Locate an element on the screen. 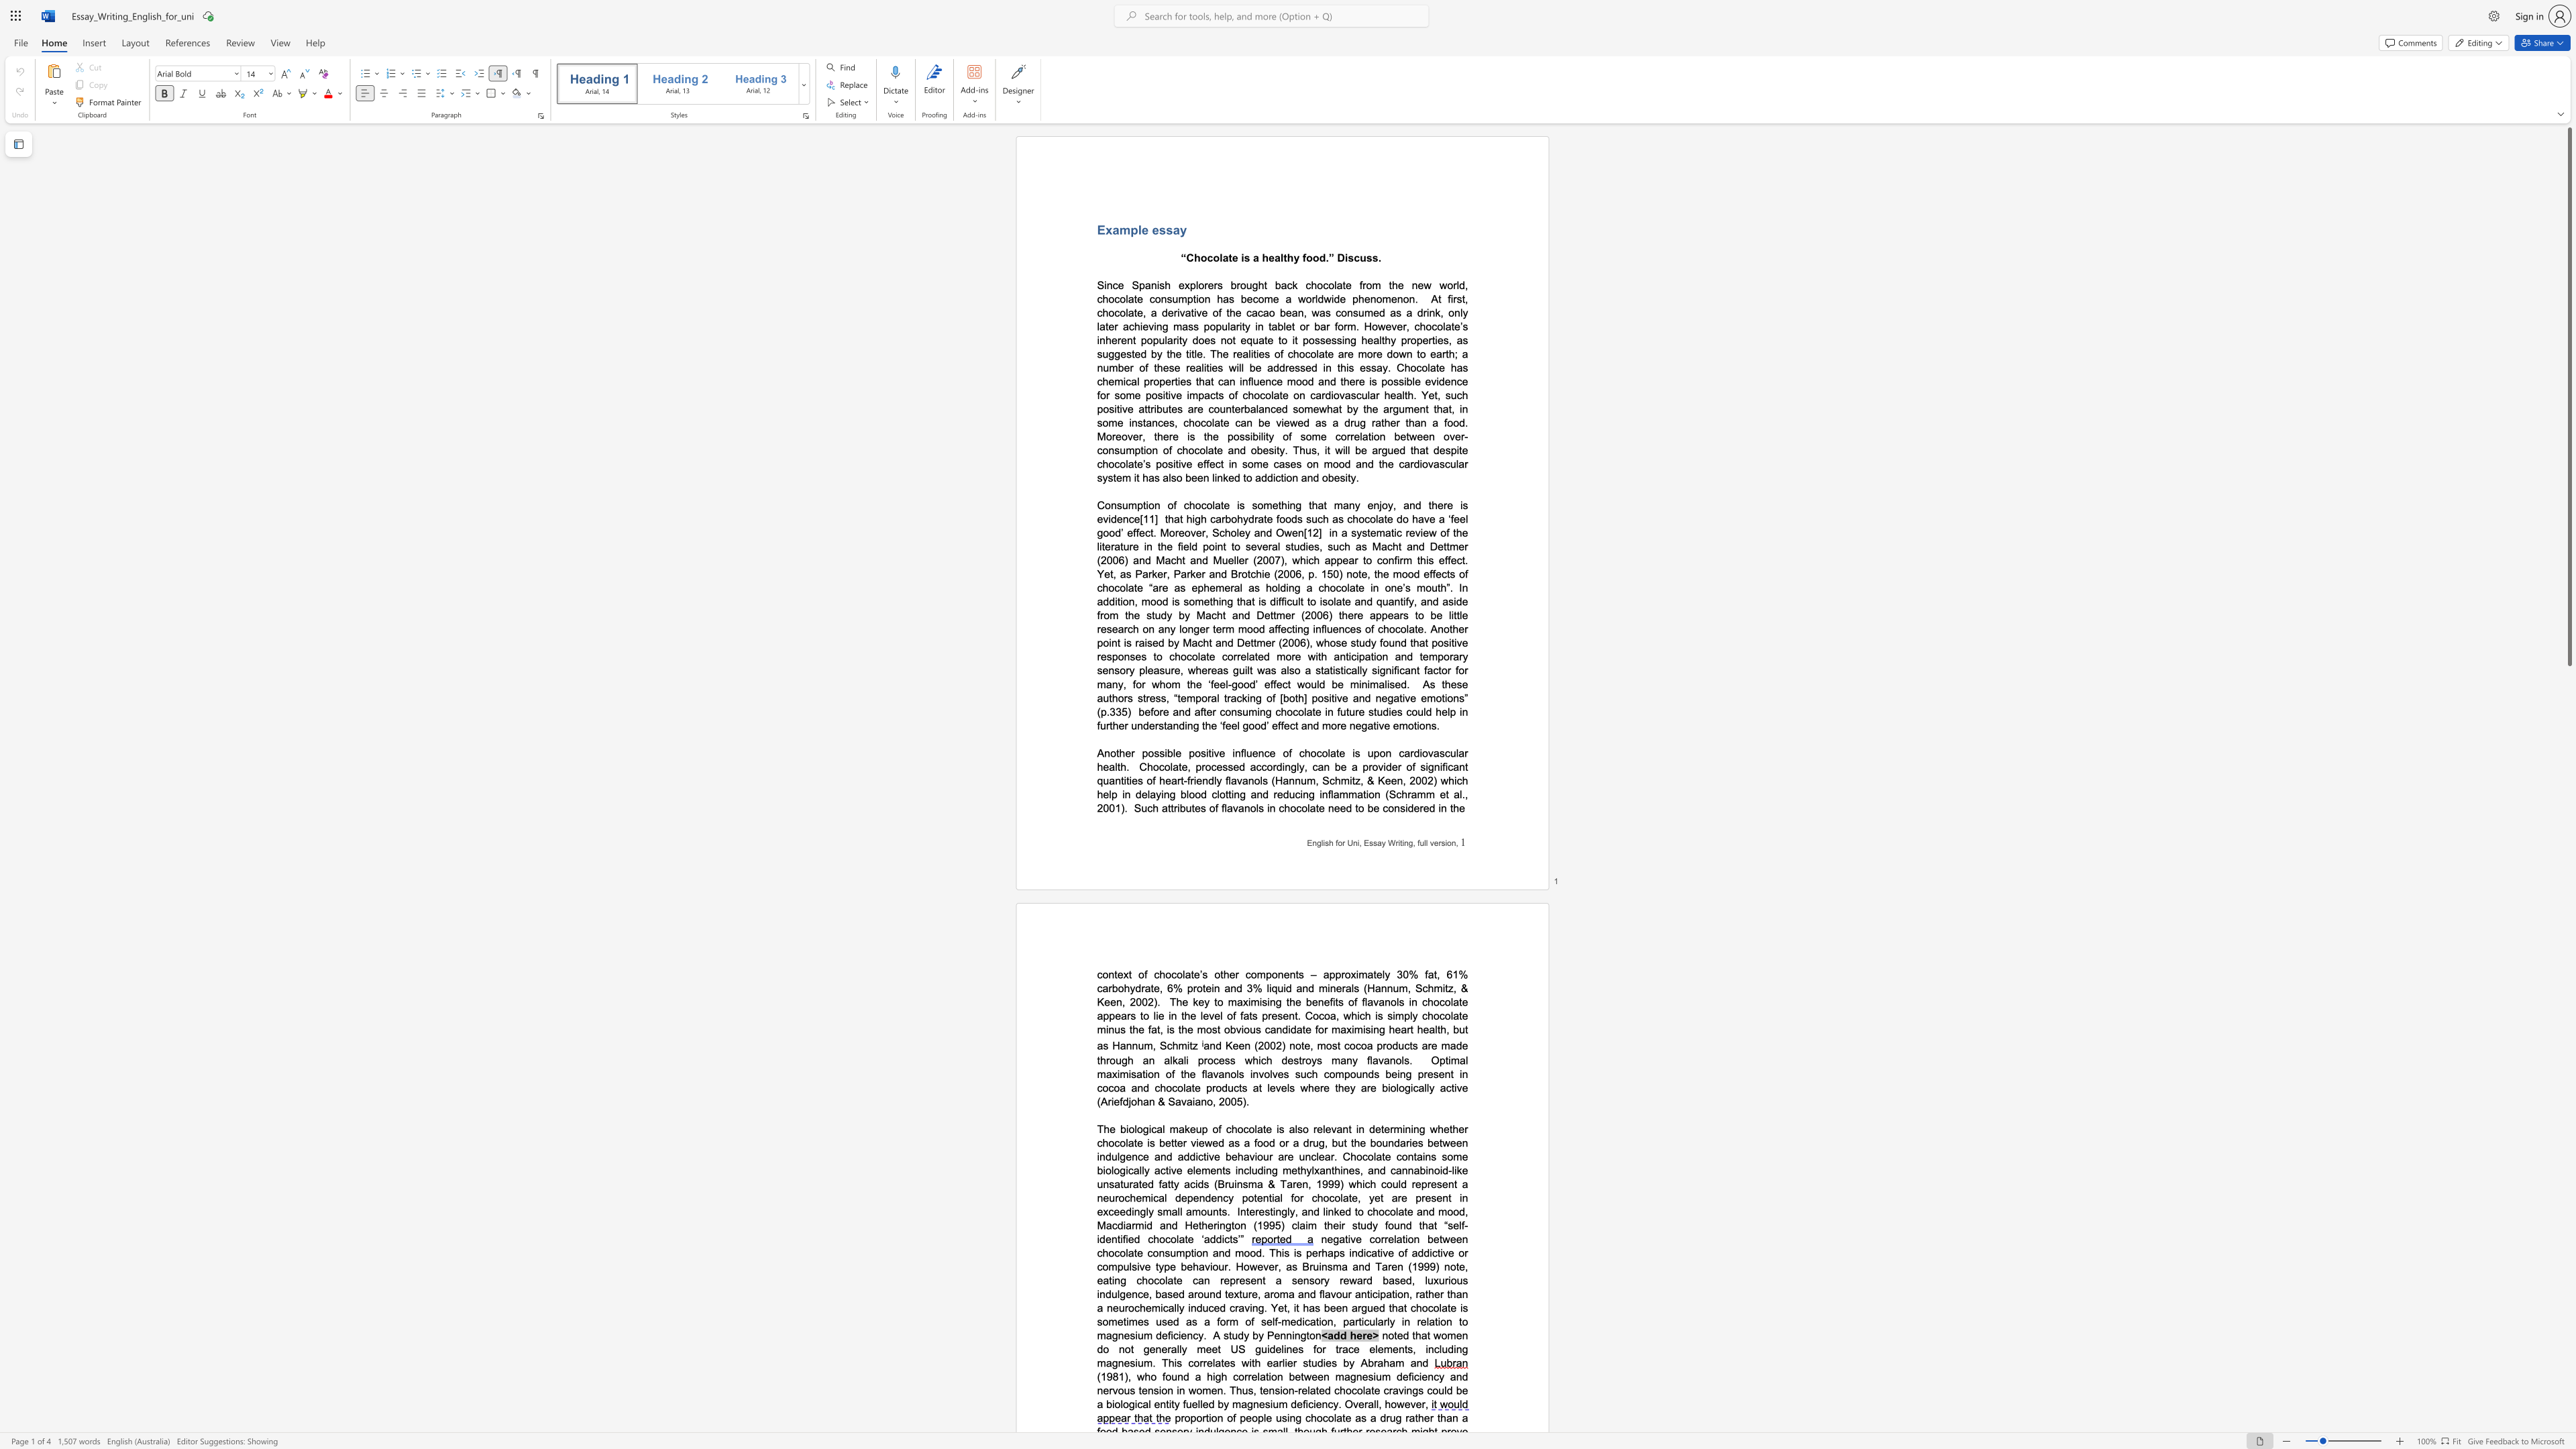 The image size is (2576, 1449). the scrollbar on the side is located at coordinates (2568, 730).